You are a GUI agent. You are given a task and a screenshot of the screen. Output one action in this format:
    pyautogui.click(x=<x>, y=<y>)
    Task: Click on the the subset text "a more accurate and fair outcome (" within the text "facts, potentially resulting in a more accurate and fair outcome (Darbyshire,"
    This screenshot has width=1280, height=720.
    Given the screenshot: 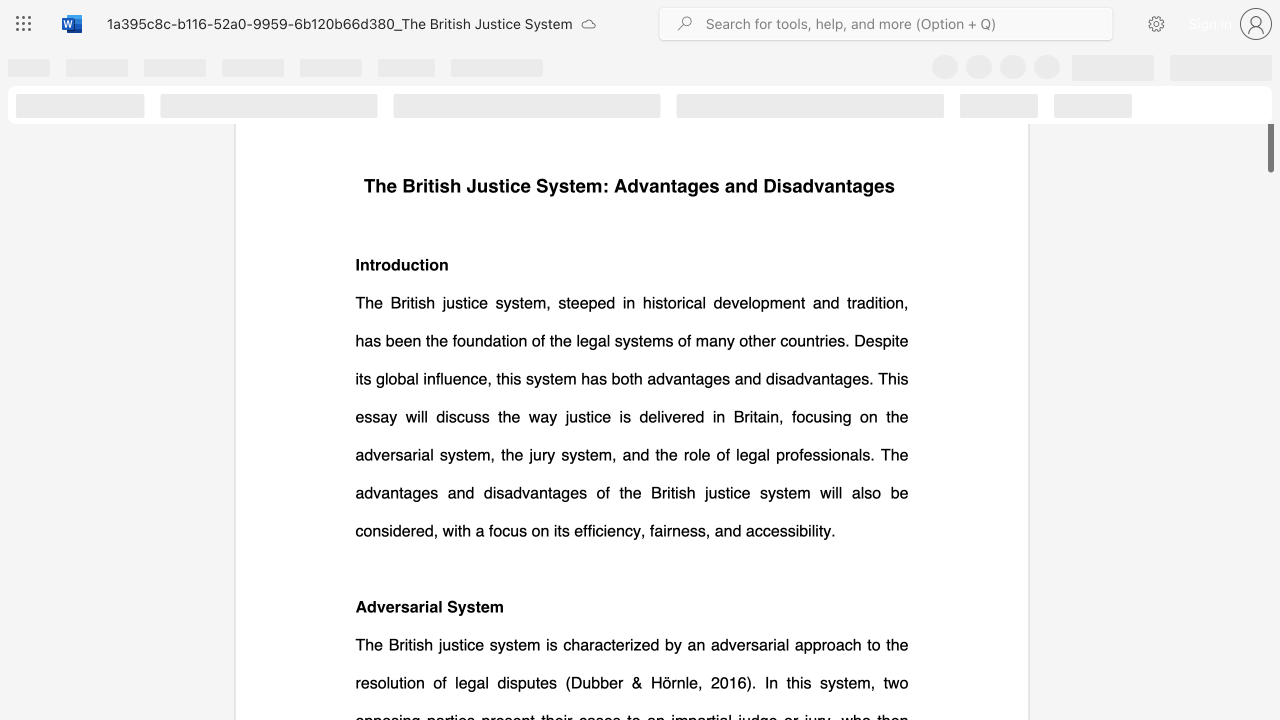 What is the action you would take?
    pyautogui.click(x=563, y=383)
    